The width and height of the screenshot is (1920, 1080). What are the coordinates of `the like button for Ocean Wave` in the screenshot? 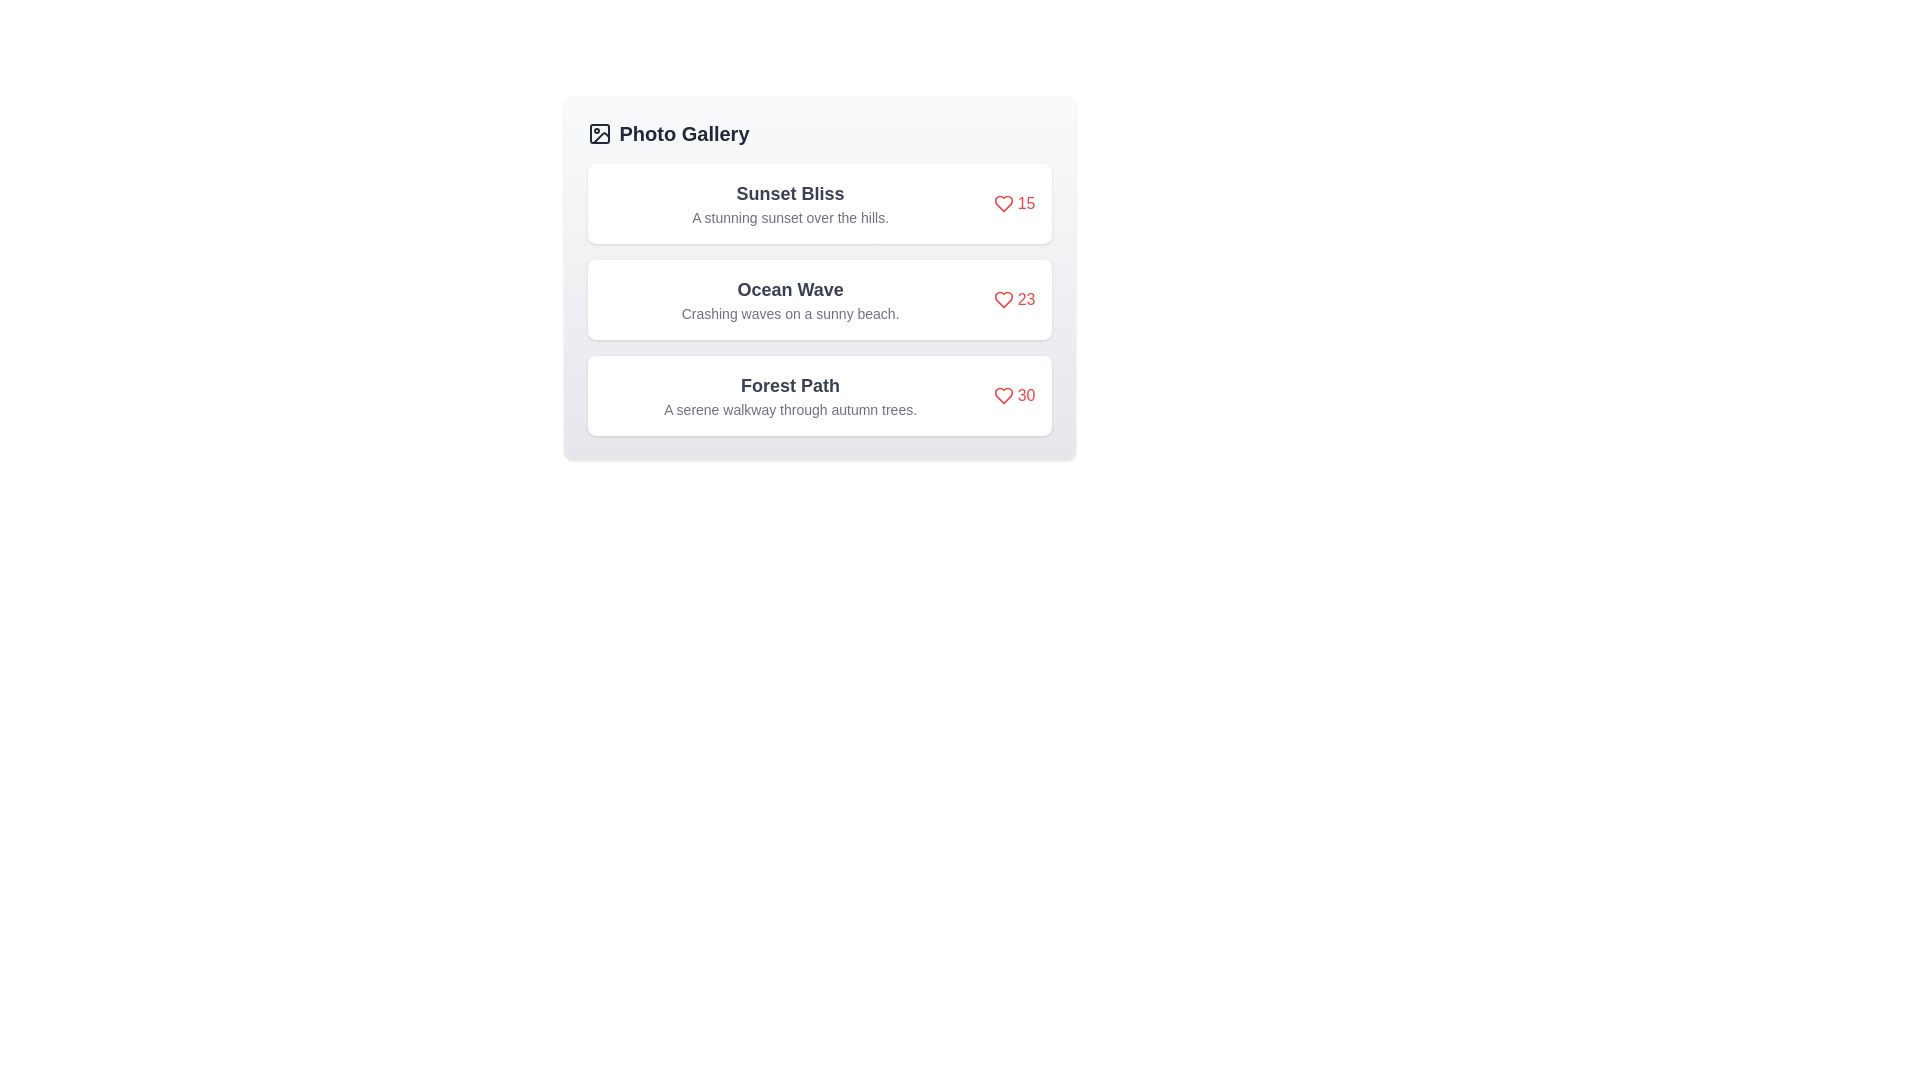 It's located at (1014, 300).